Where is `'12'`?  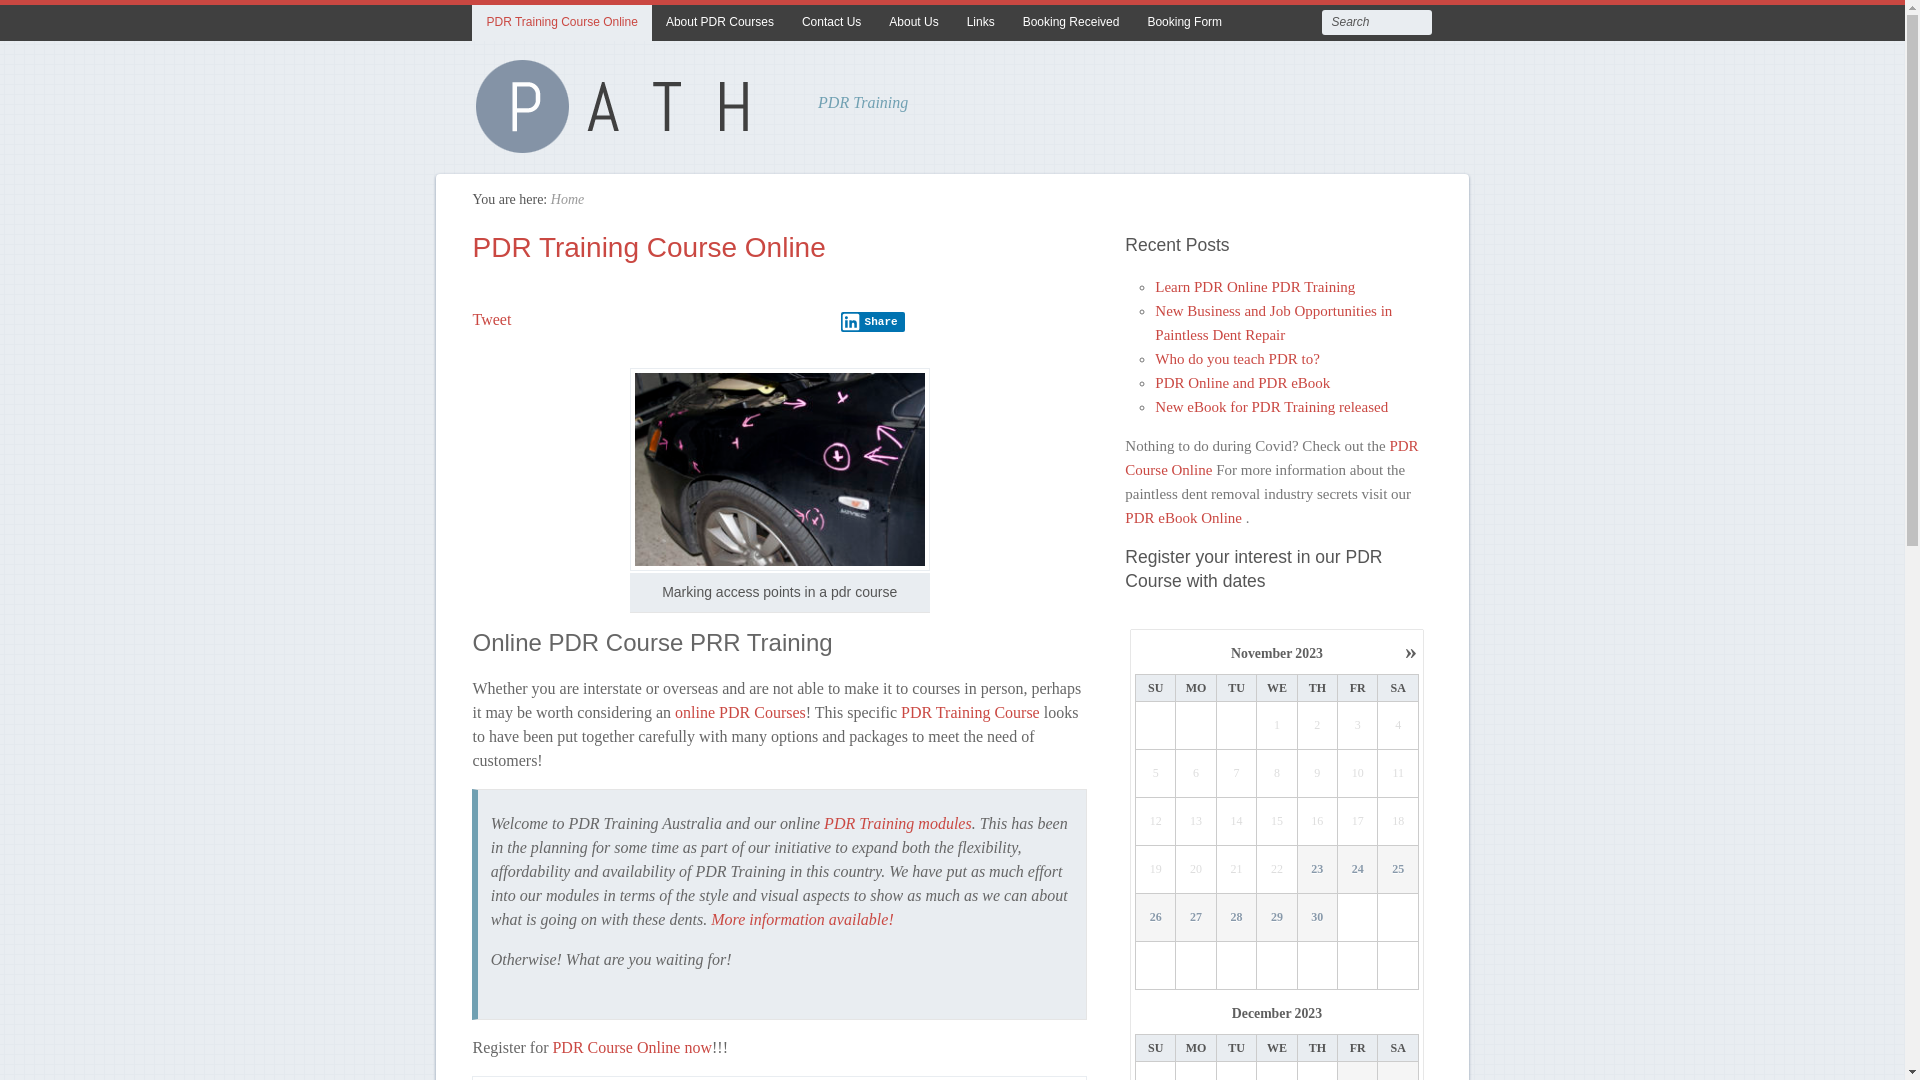 '12' is located at coordinates (1136, 821).